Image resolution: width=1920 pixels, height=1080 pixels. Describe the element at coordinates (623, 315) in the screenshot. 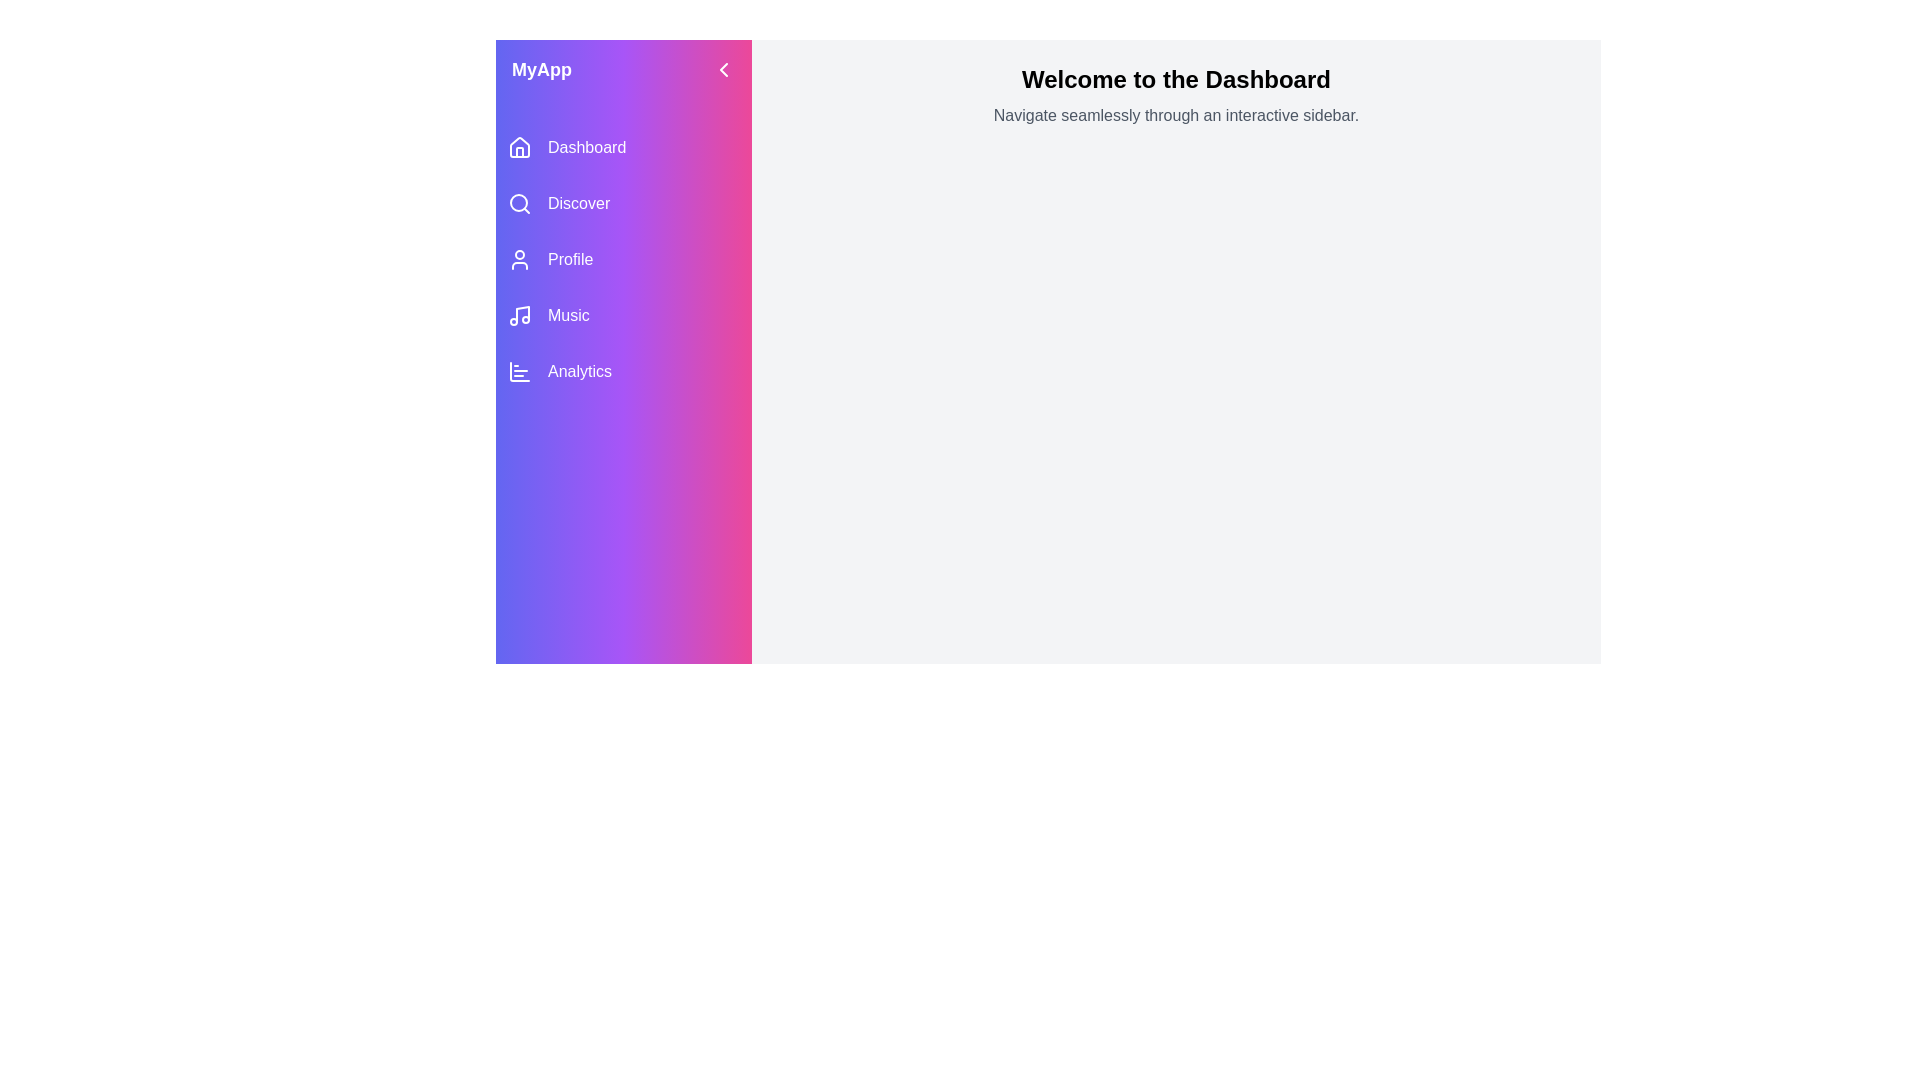

I see `the navigation item labeled Music` at that location.